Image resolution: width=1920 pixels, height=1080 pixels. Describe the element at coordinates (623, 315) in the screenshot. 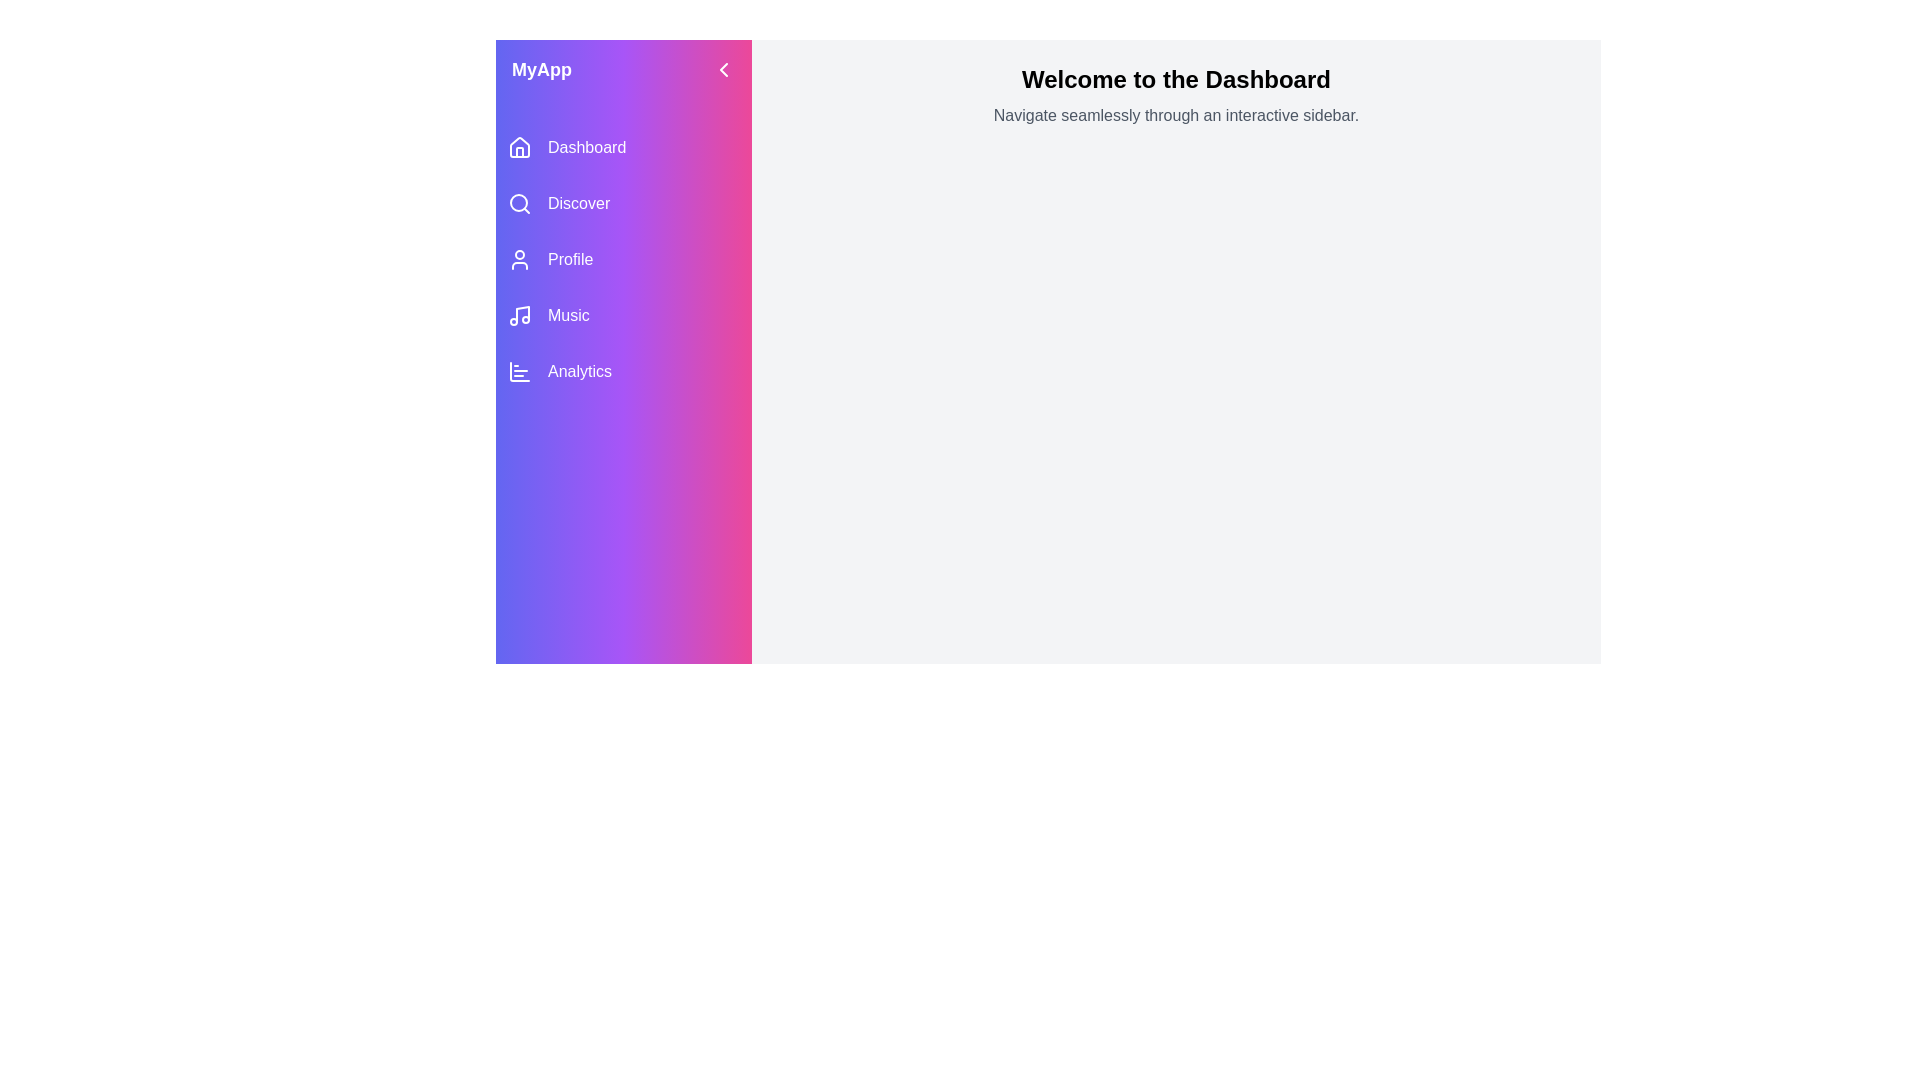

I see `the navigation item labeled Music` at that location.